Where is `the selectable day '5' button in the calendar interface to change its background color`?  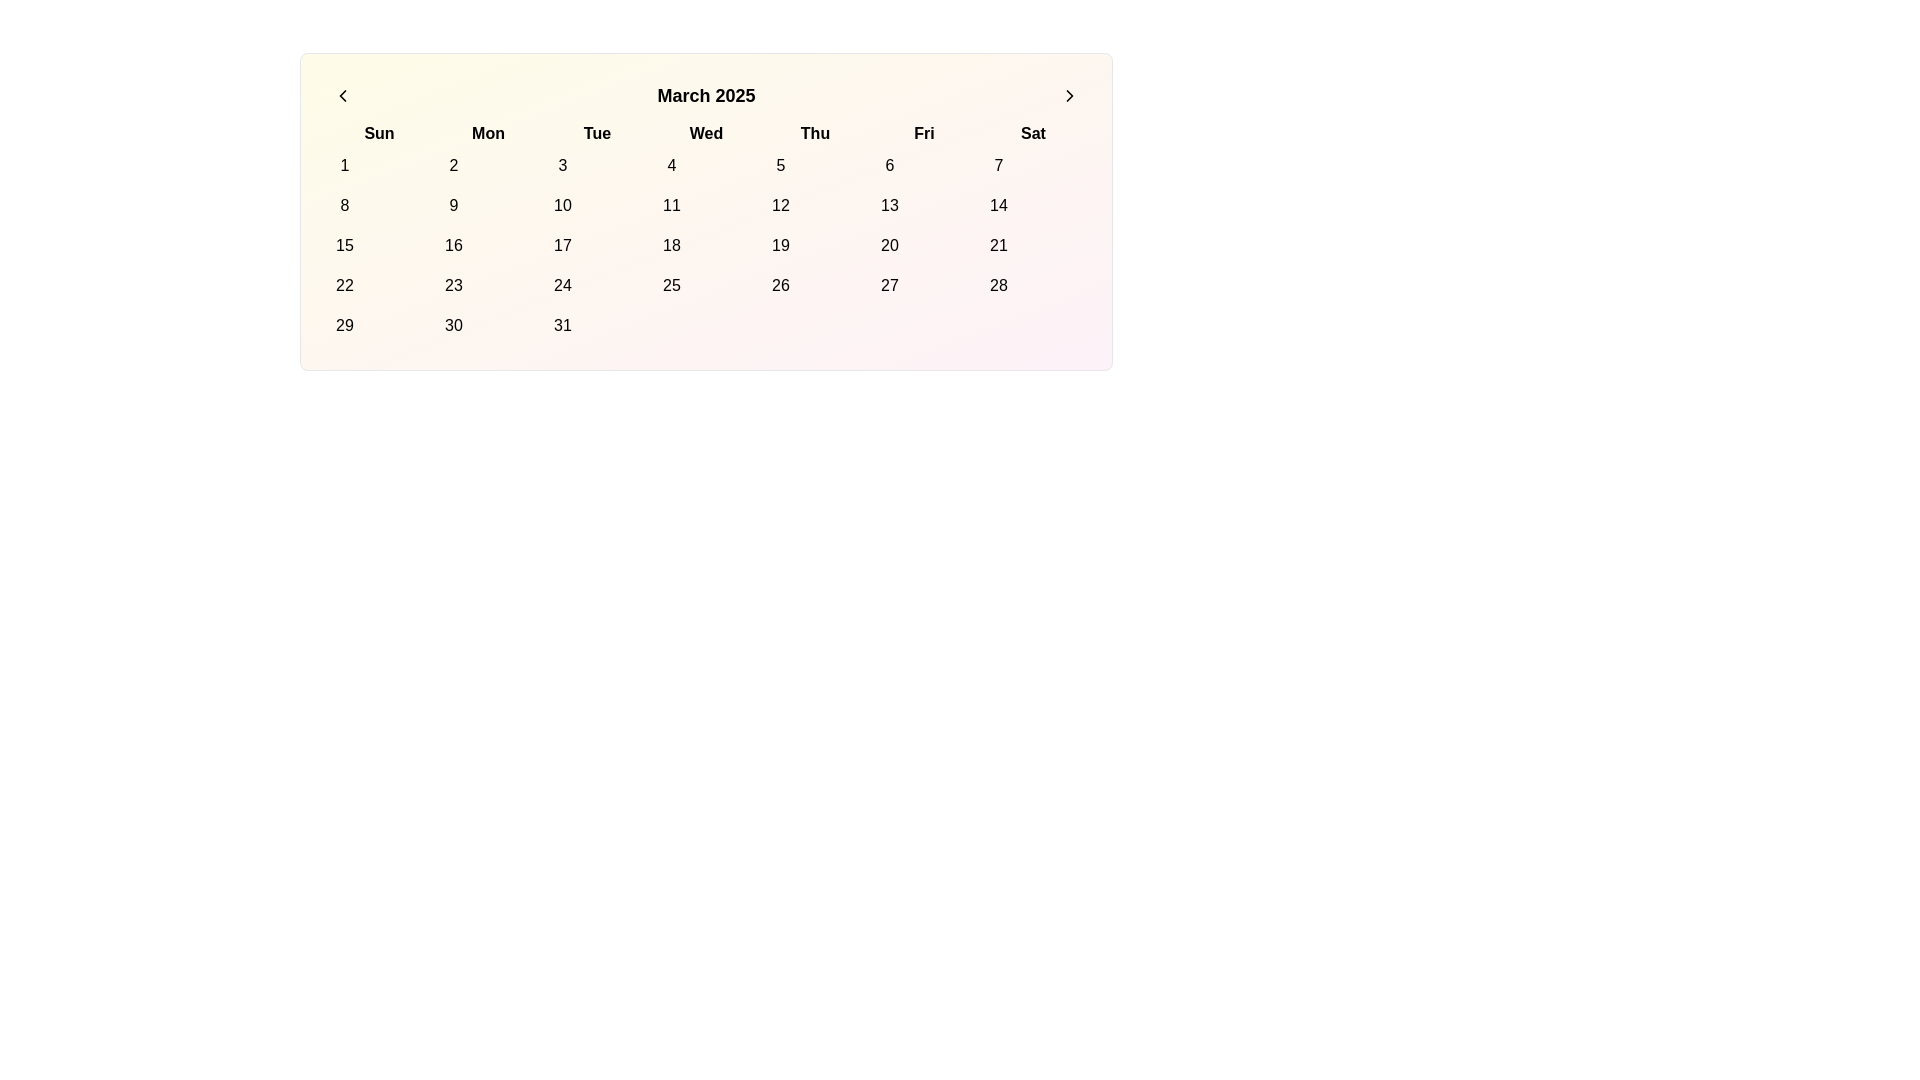
the selectable day '5' button in the calendar interface to change its background color is located at coordinates (780, 164).